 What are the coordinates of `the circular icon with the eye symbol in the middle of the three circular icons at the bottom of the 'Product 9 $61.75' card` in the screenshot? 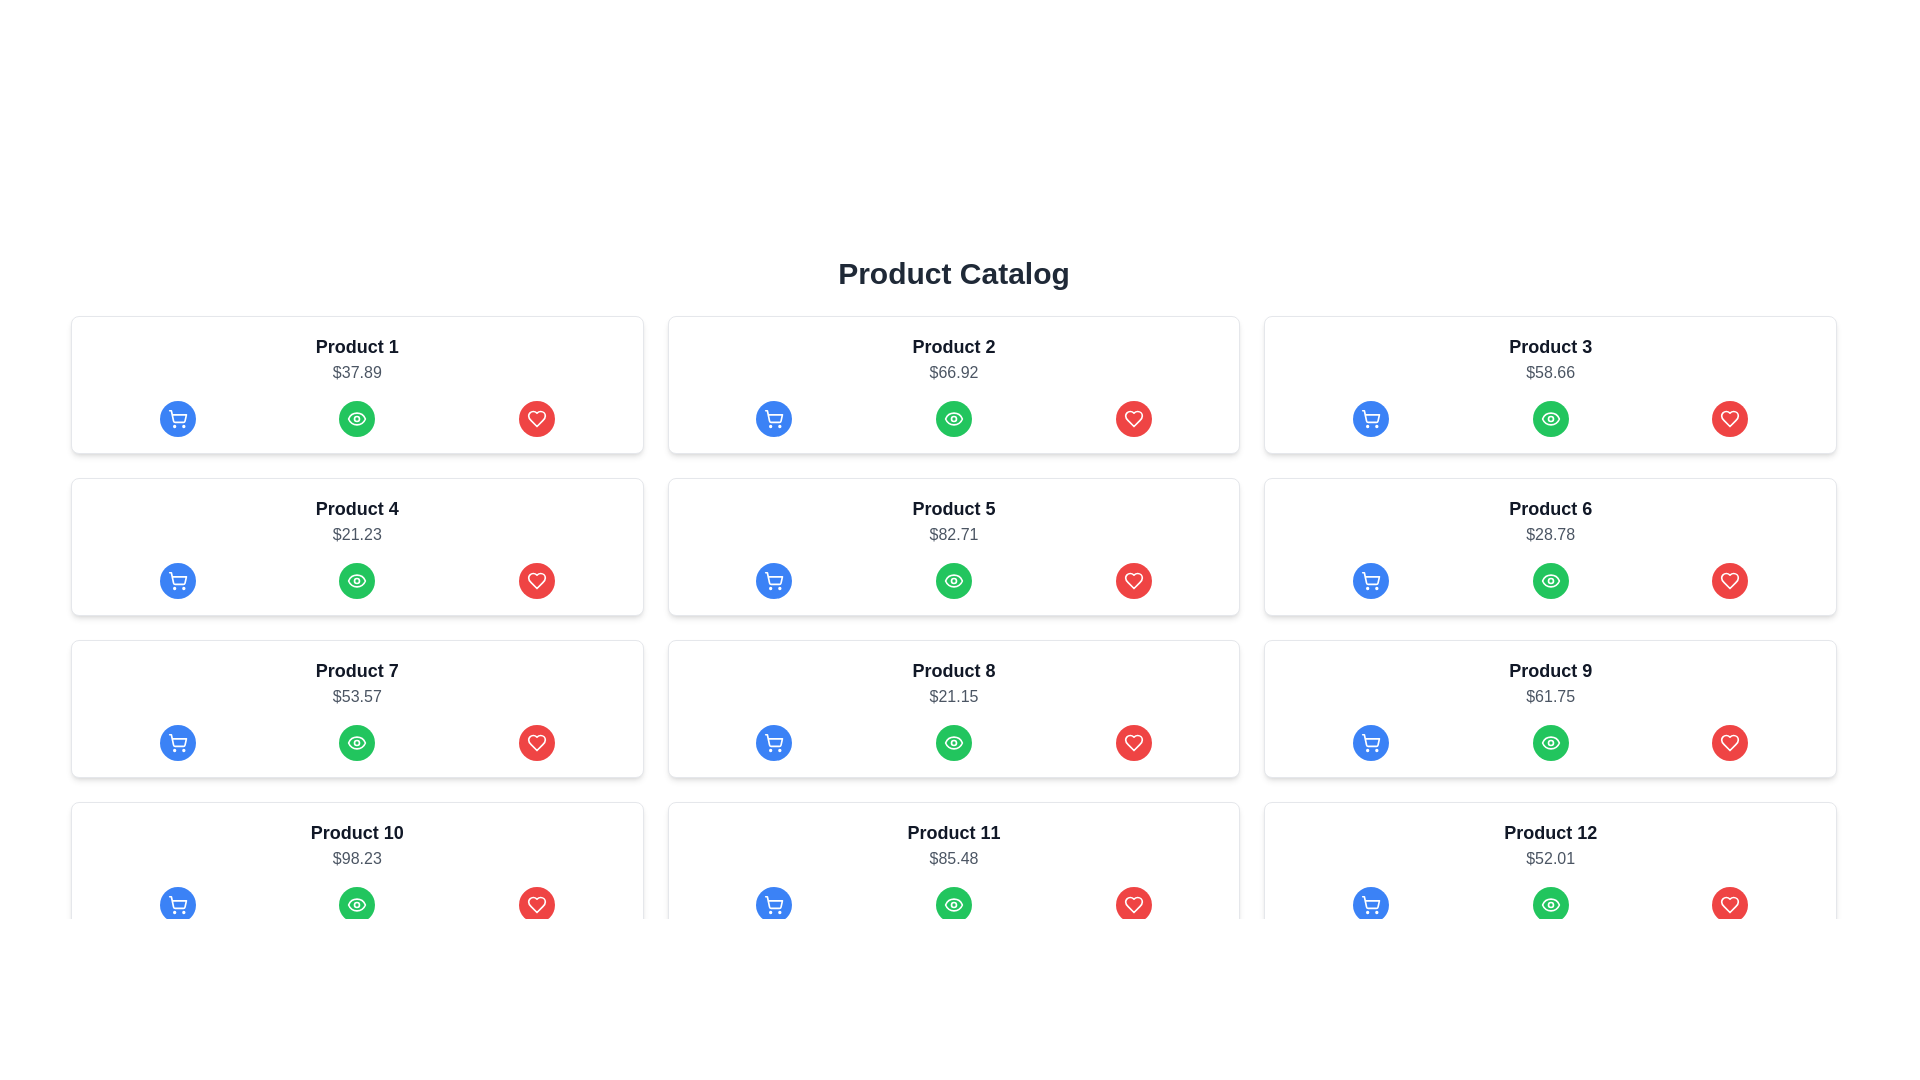 It's located at (1549, 743).